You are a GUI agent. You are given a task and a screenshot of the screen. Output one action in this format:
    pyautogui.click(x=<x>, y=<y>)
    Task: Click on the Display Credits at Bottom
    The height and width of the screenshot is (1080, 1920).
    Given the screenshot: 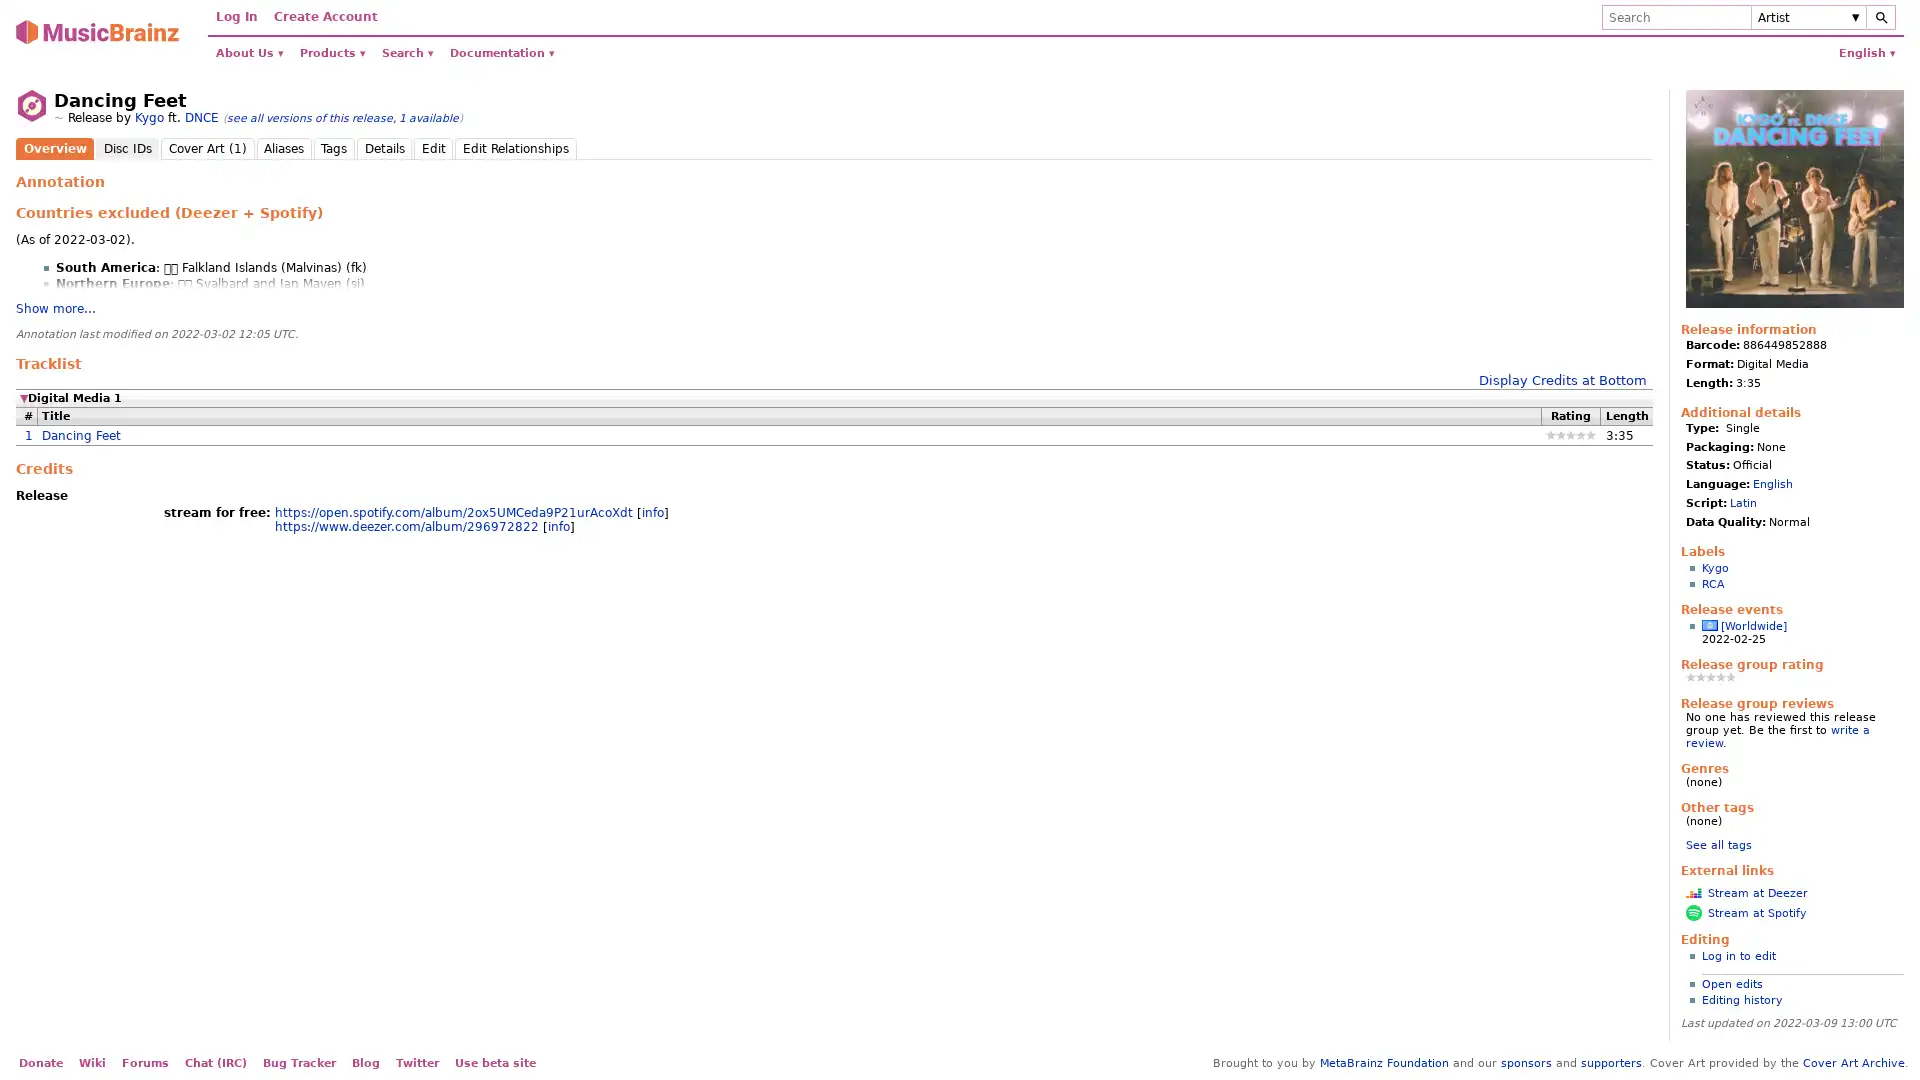 What is the action you would take?
    pyautogui.click(x=1562, y=379)
    